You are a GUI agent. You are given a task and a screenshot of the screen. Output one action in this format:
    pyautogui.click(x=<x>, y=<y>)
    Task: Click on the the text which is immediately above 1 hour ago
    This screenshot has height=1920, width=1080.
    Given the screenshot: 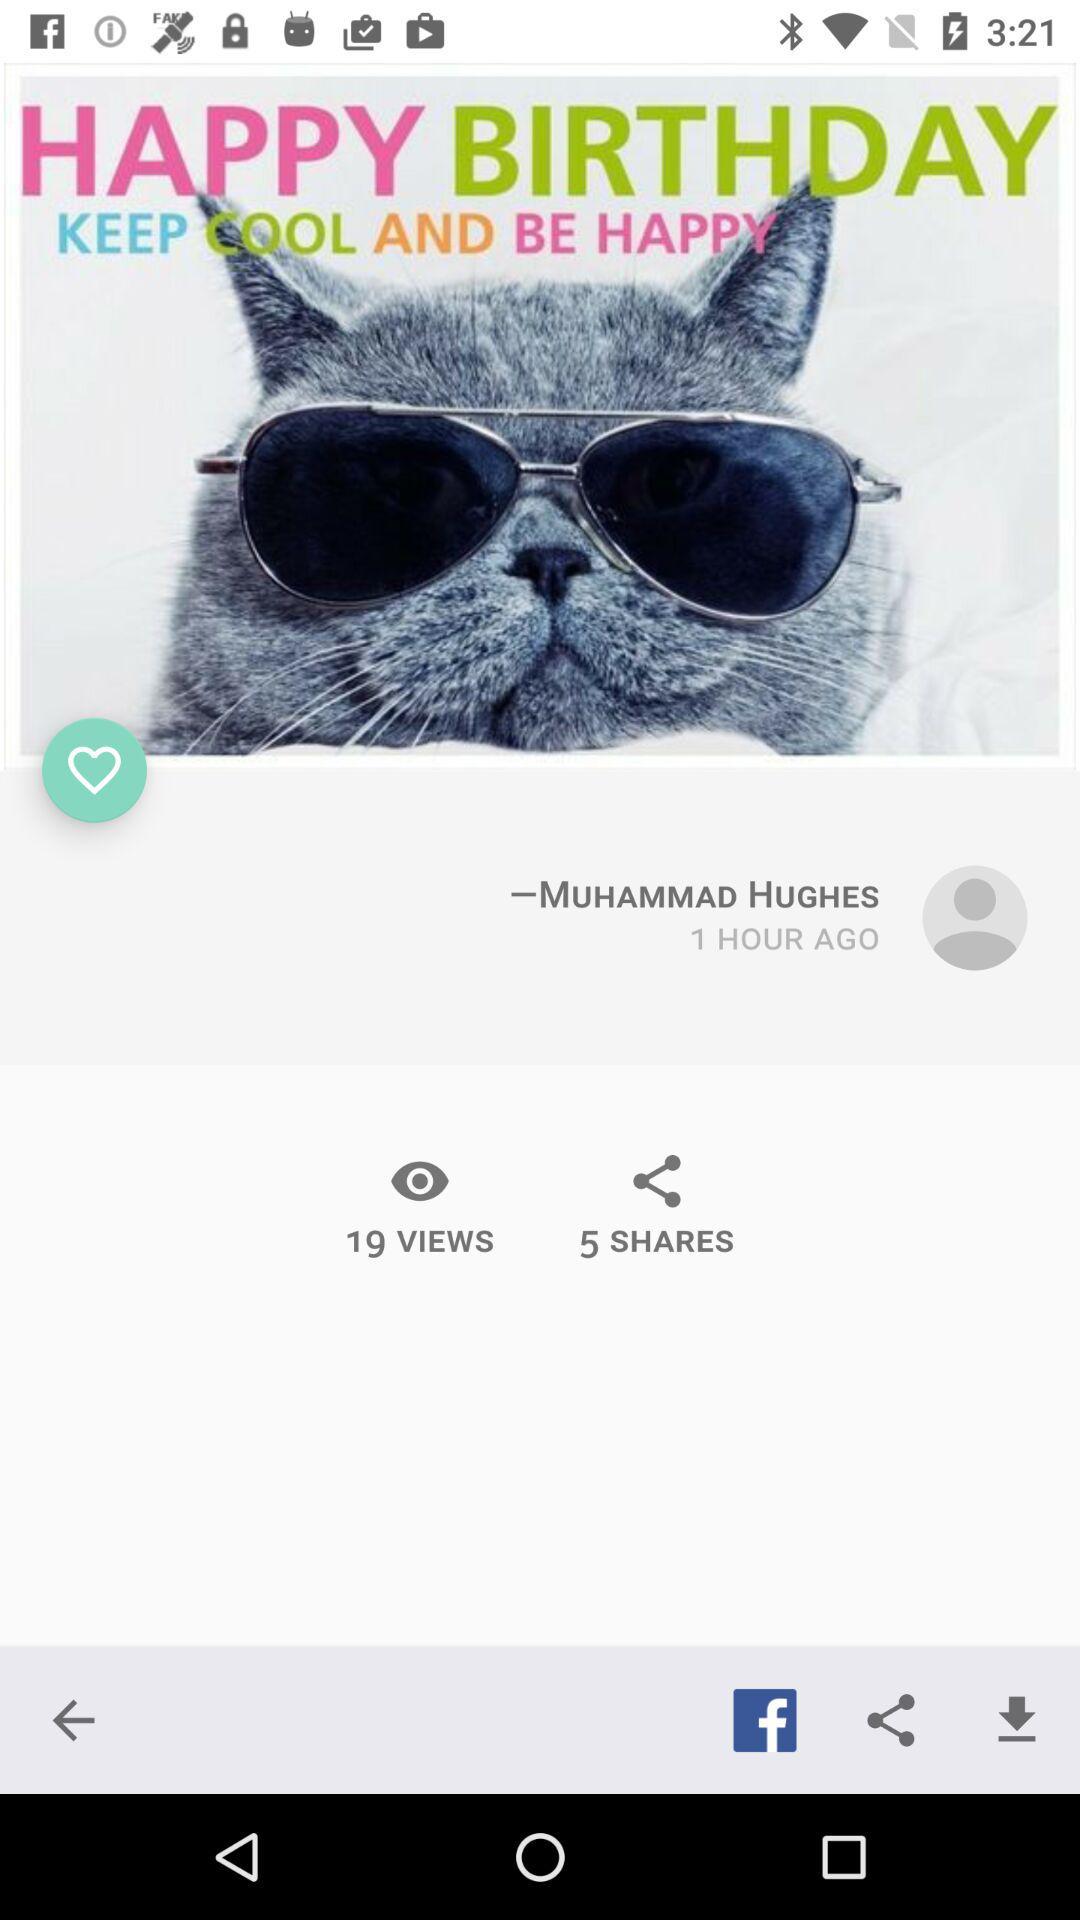 What is the action you would take?
    pyautogui.click(x=693, y=885)
    